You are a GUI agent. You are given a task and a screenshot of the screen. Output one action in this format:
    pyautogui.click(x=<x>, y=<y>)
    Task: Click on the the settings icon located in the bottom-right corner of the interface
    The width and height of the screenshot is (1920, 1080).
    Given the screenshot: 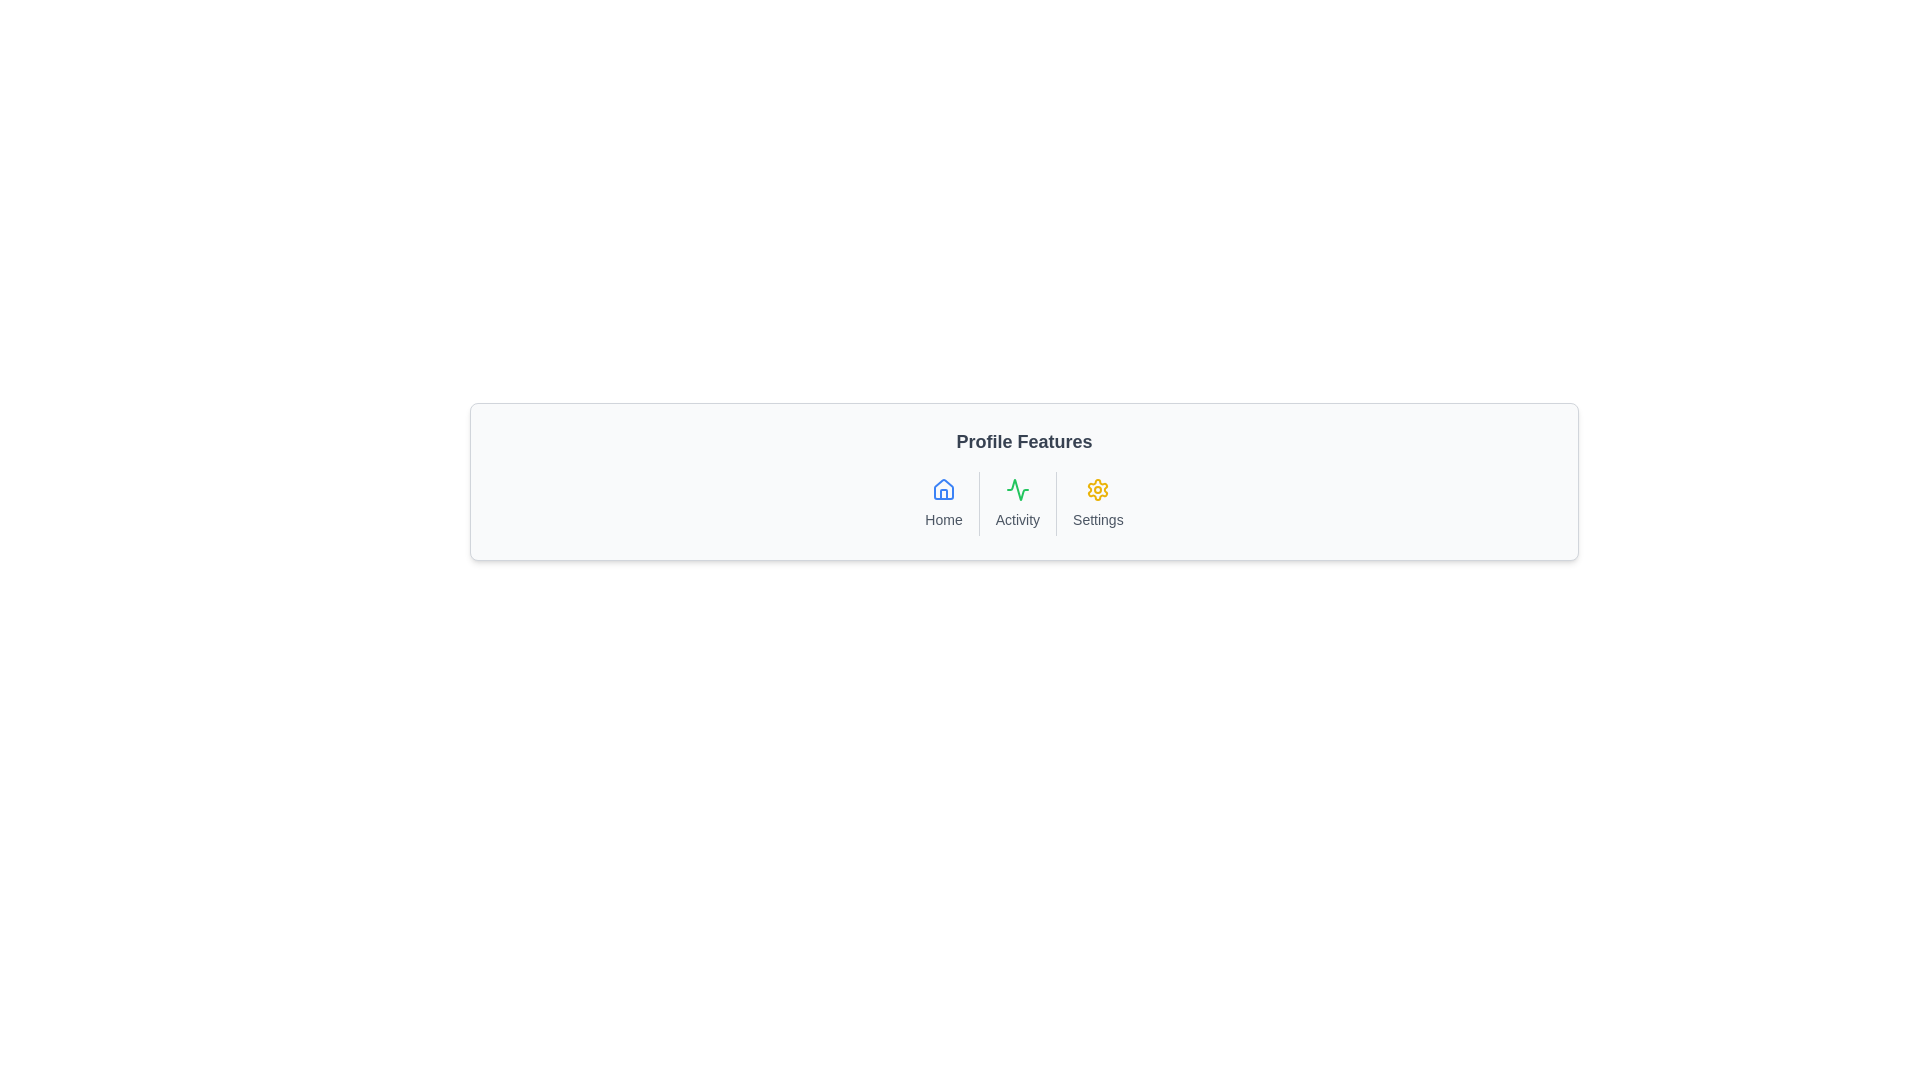 What is the action you would take?
    pyautogui.click(x=1097, y=503)
    